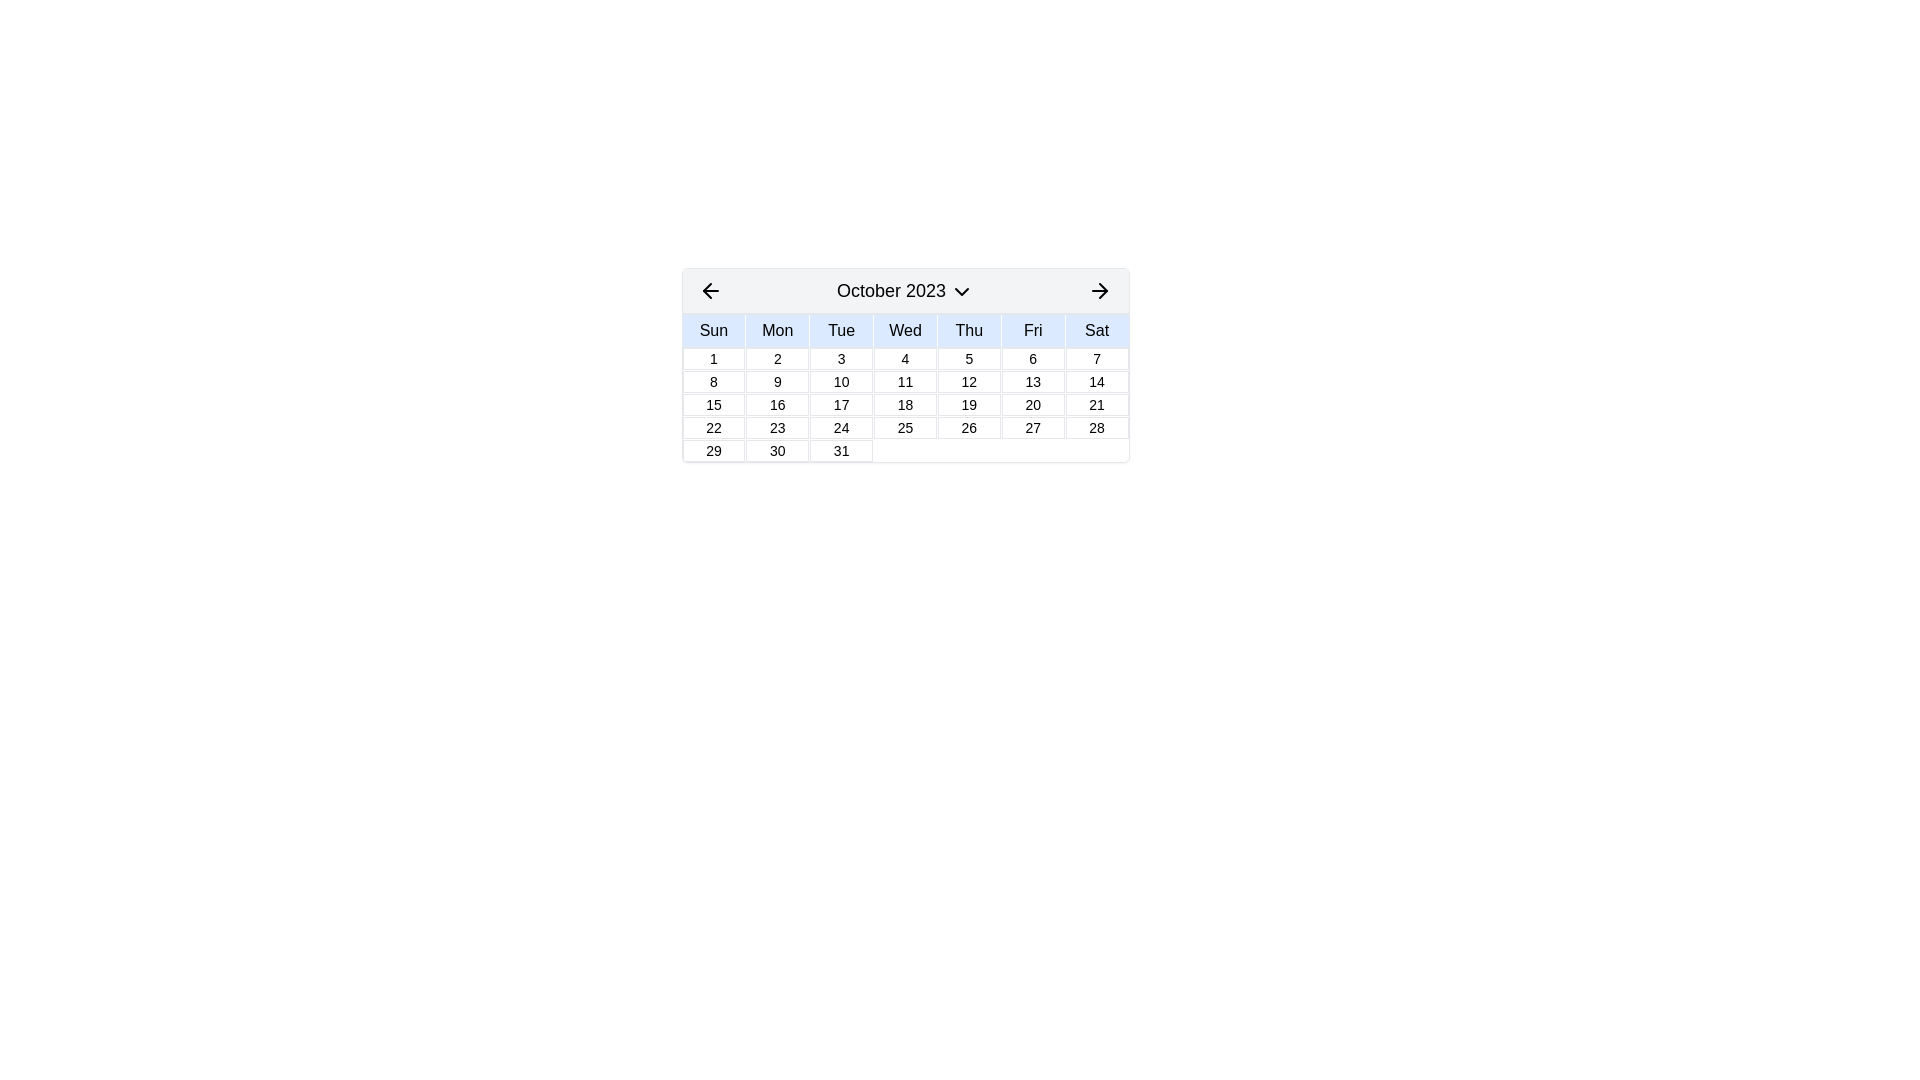 This screenshot has width=1920, height=1080. Describe the element at coordinates (776, 357) in the screenshot. I see `the calendar day cell displaying the number '2', located in the second column of the first row under 'Mon'` at that location.